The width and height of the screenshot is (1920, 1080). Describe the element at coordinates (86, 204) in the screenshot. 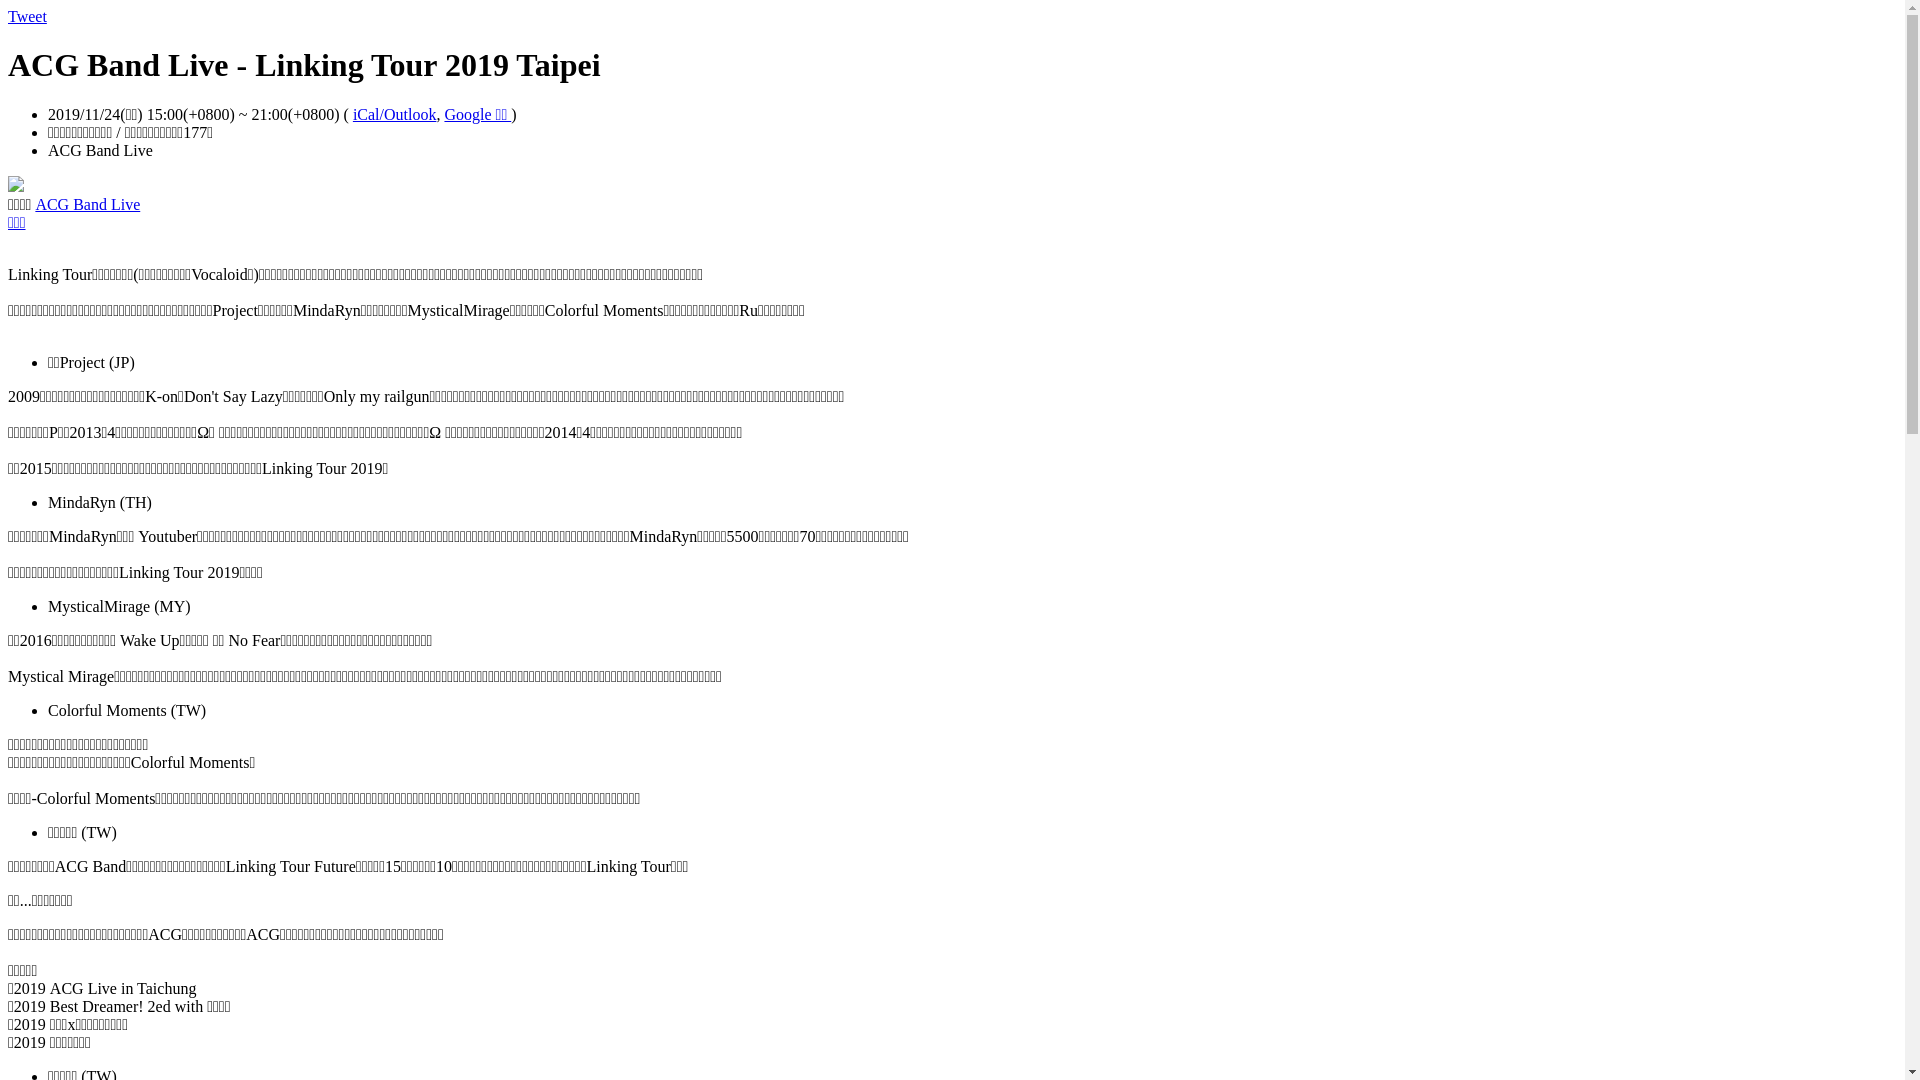

I see `'ACG Band Live'` at that location.